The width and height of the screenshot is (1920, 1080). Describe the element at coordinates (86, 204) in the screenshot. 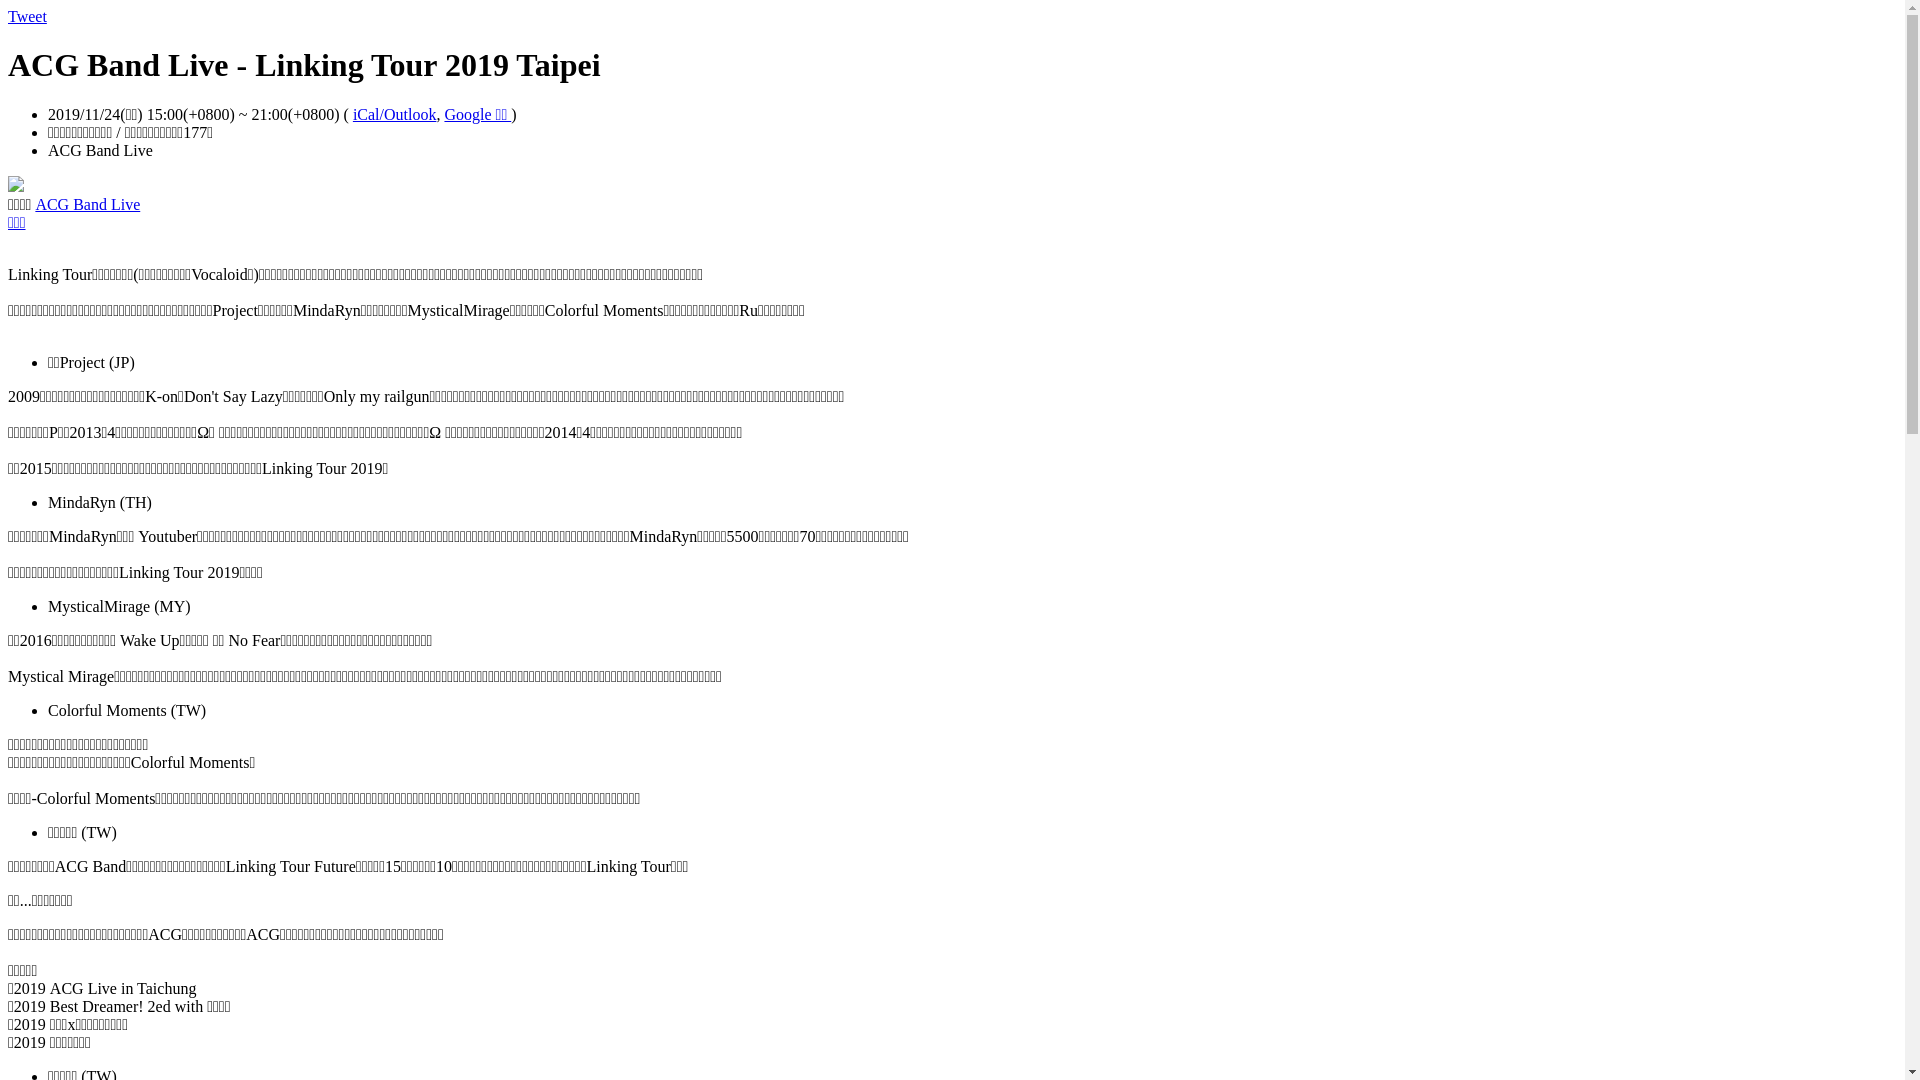

I see `'ACG Band Live'` at that location.